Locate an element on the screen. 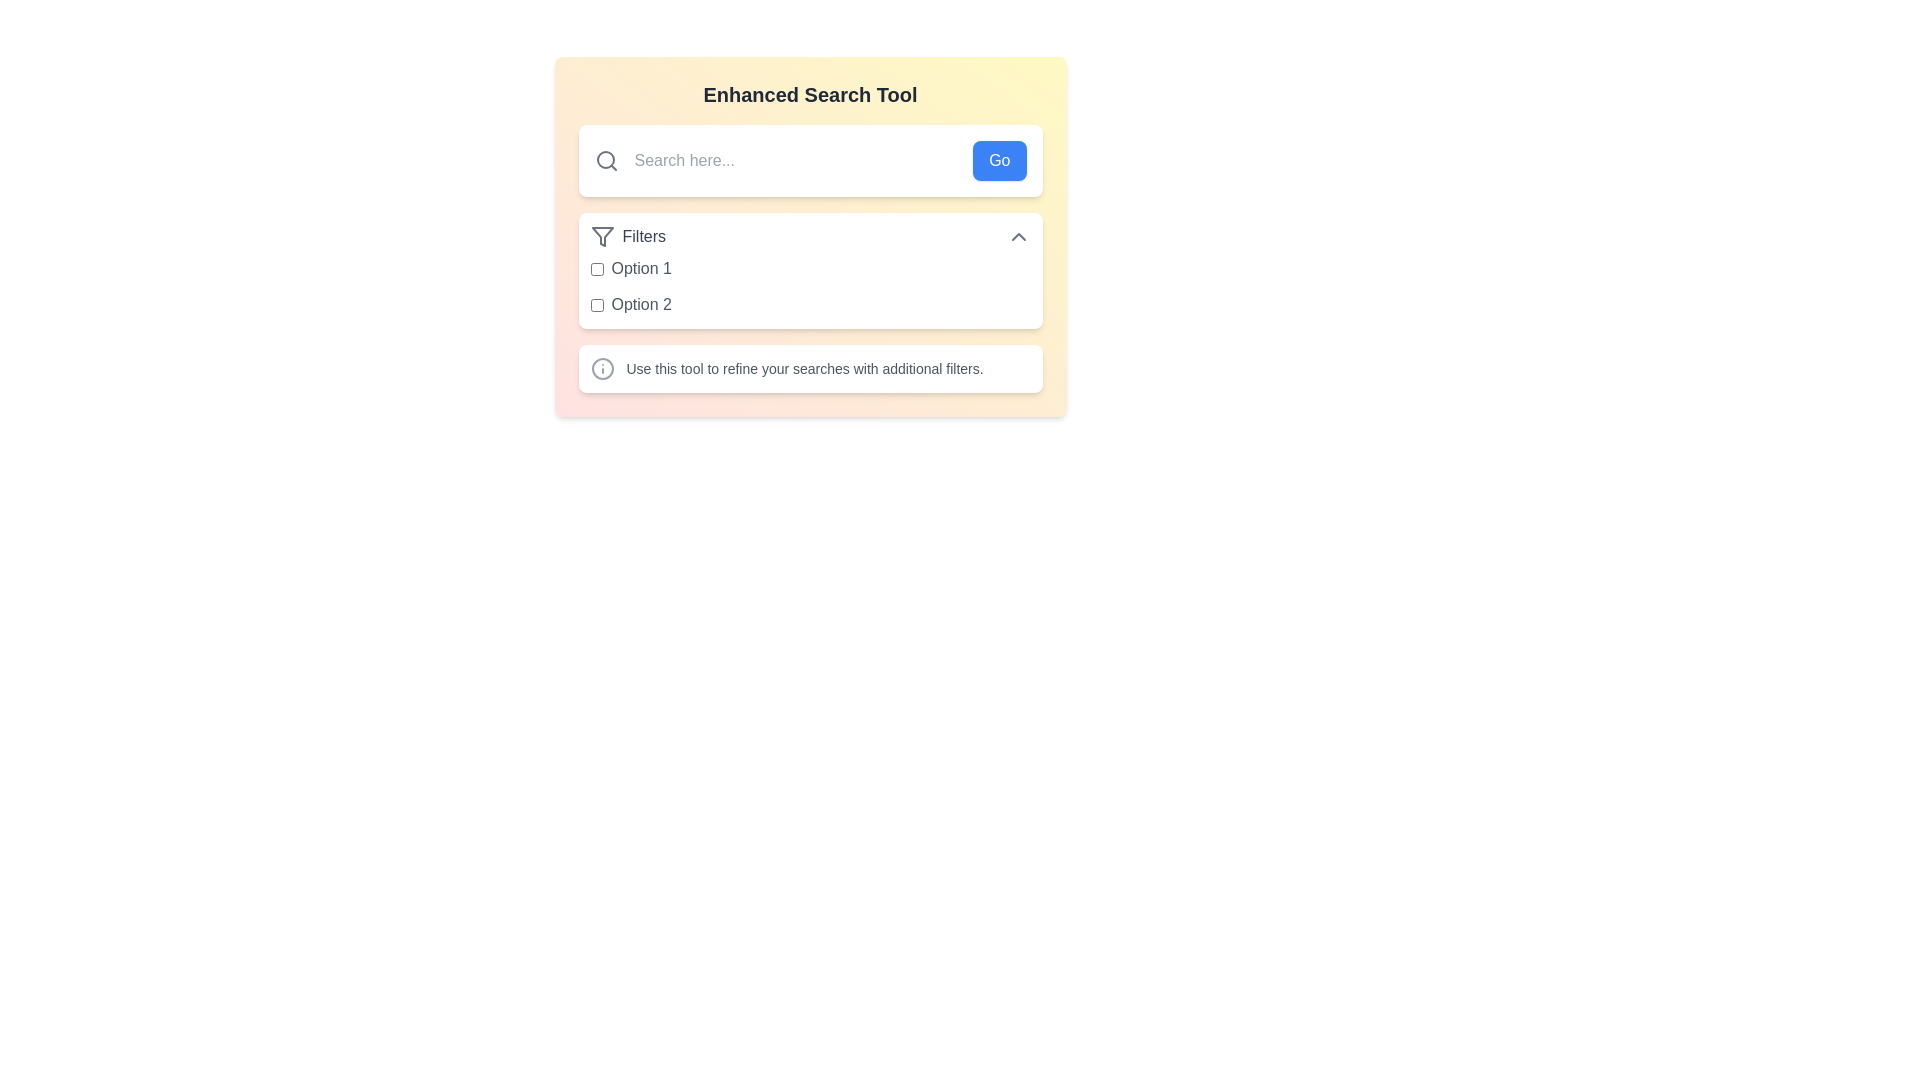 The image size is (1920, 1080). the 'Filters' toggle button located at the top of the options list is located at coordinates (810, 235).